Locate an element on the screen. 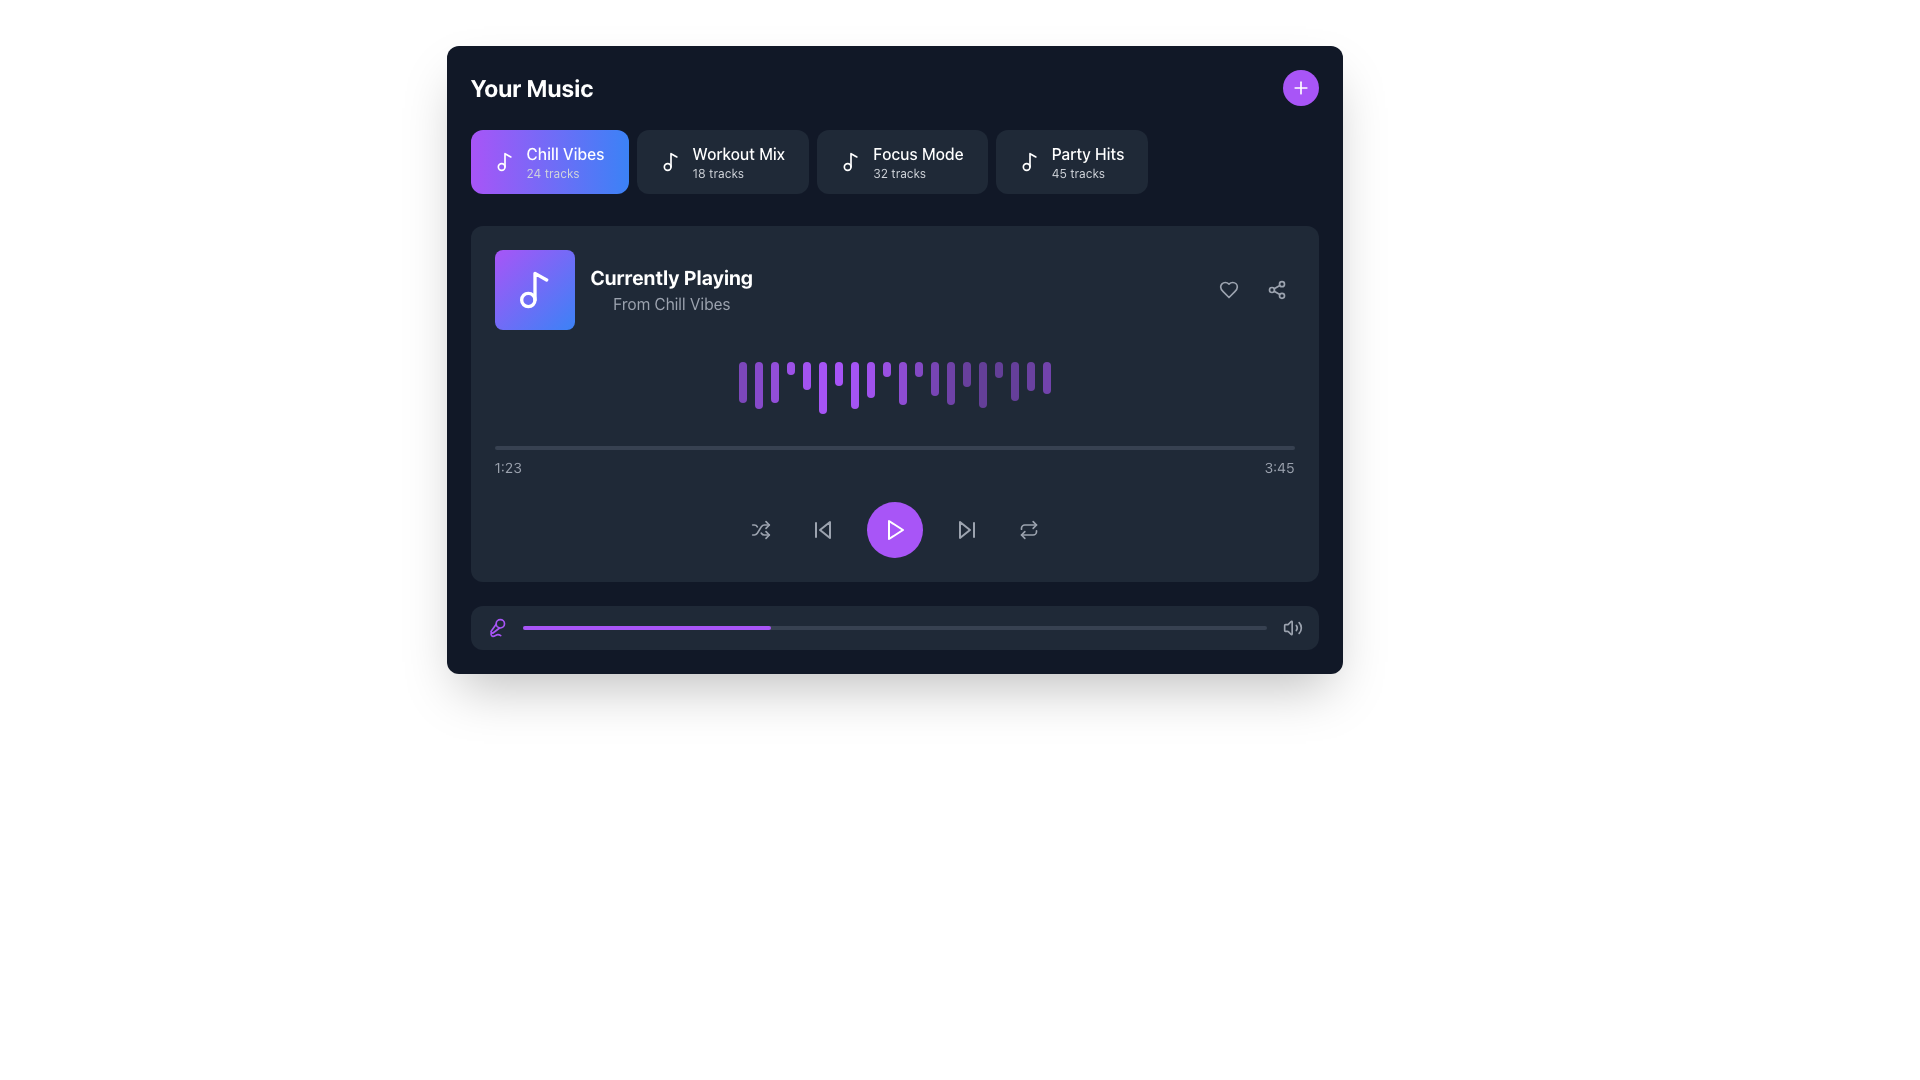  the sixth vertical waveform bar, which is purple and part of a music playback interface, located centrally in the waveform display is located at coordinates (822, 388).